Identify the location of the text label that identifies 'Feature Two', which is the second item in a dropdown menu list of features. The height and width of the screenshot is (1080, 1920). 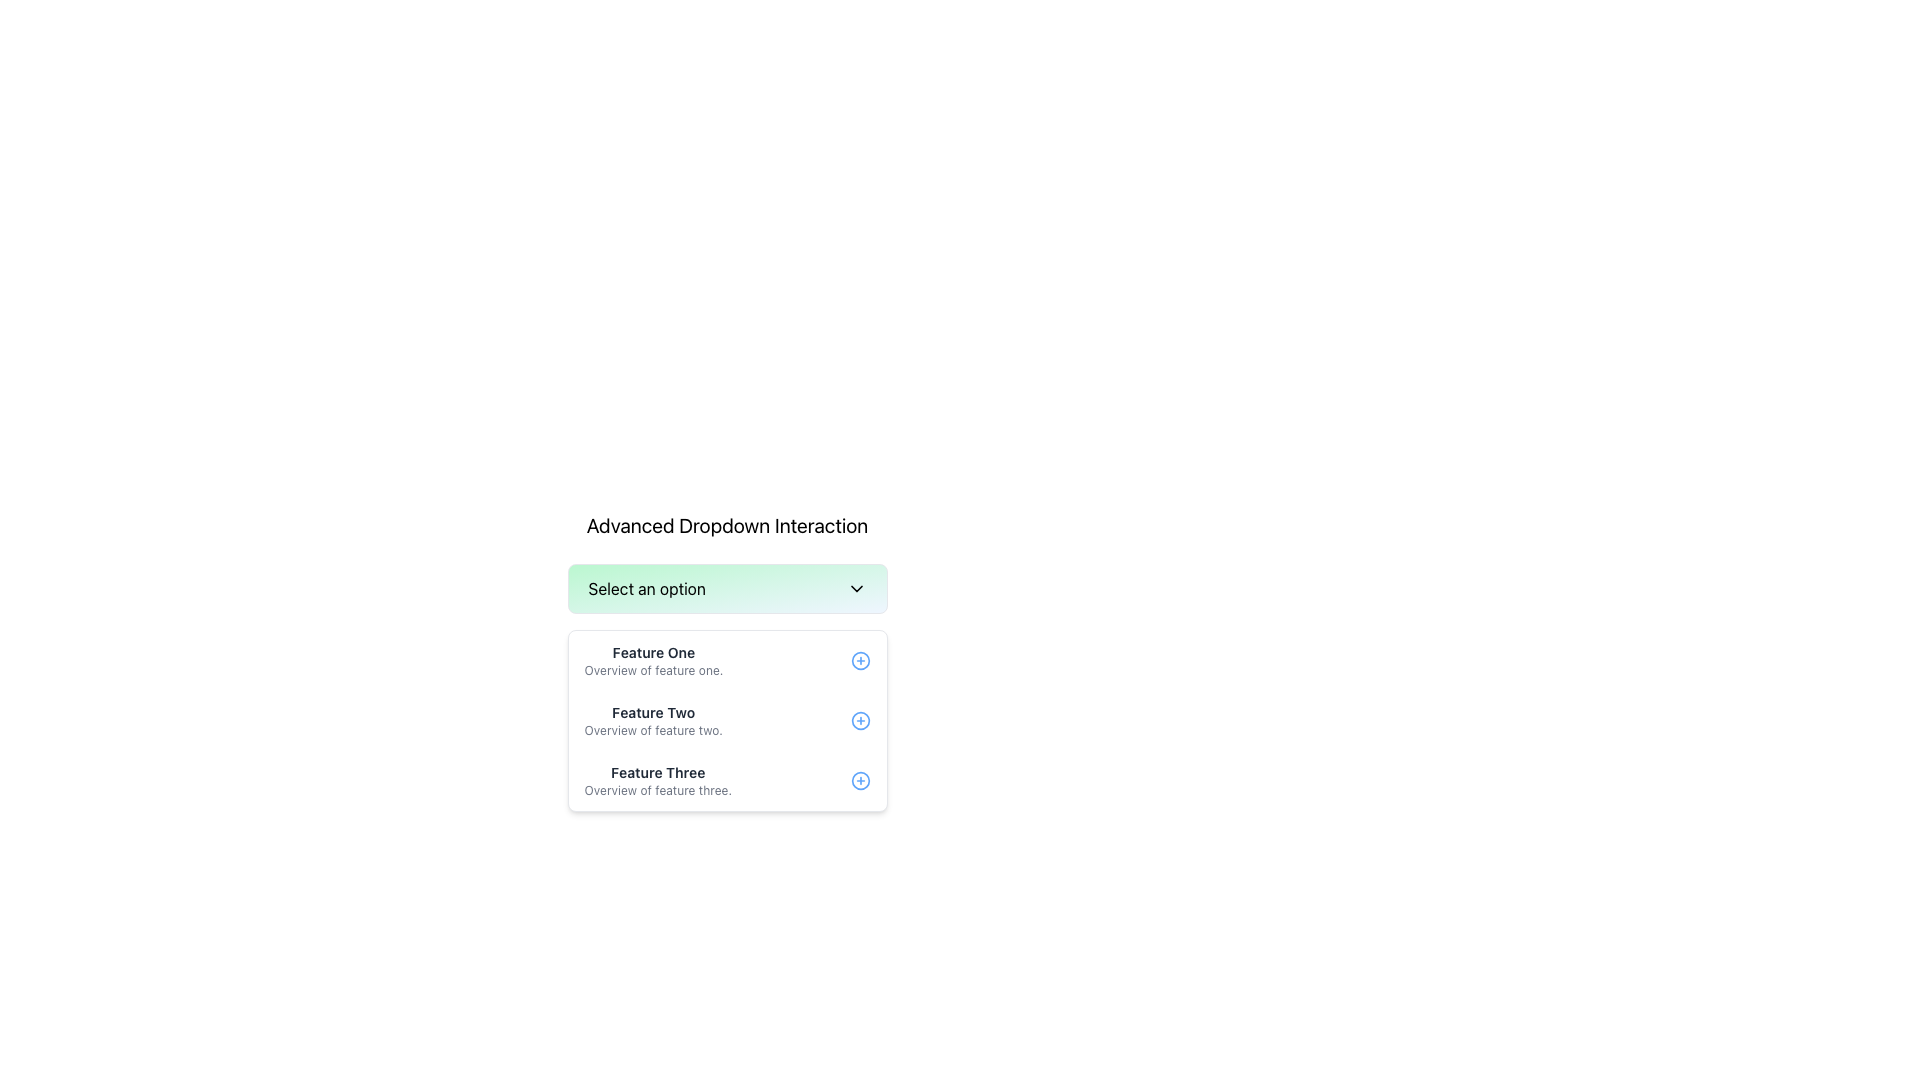
(653, 712).